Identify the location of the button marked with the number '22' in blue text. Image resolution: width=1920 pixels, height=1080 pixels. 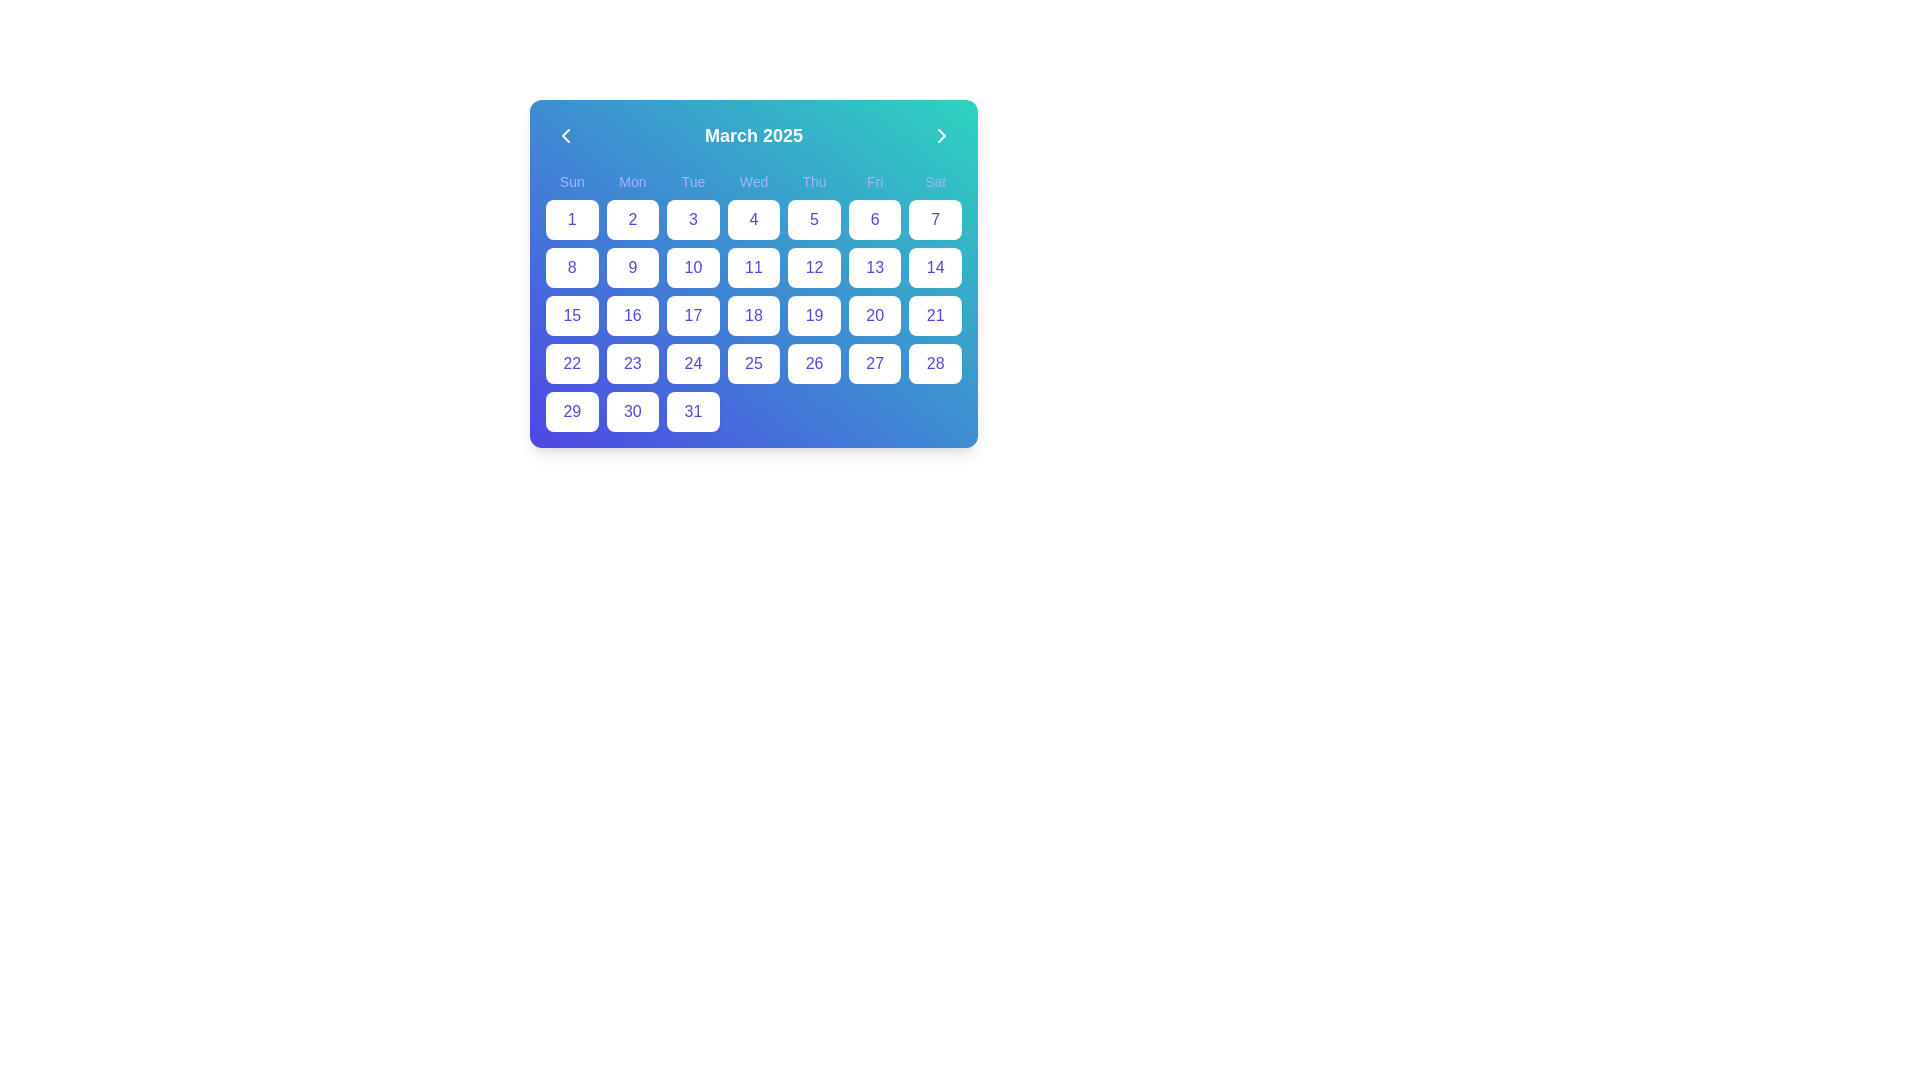
(571, 363).